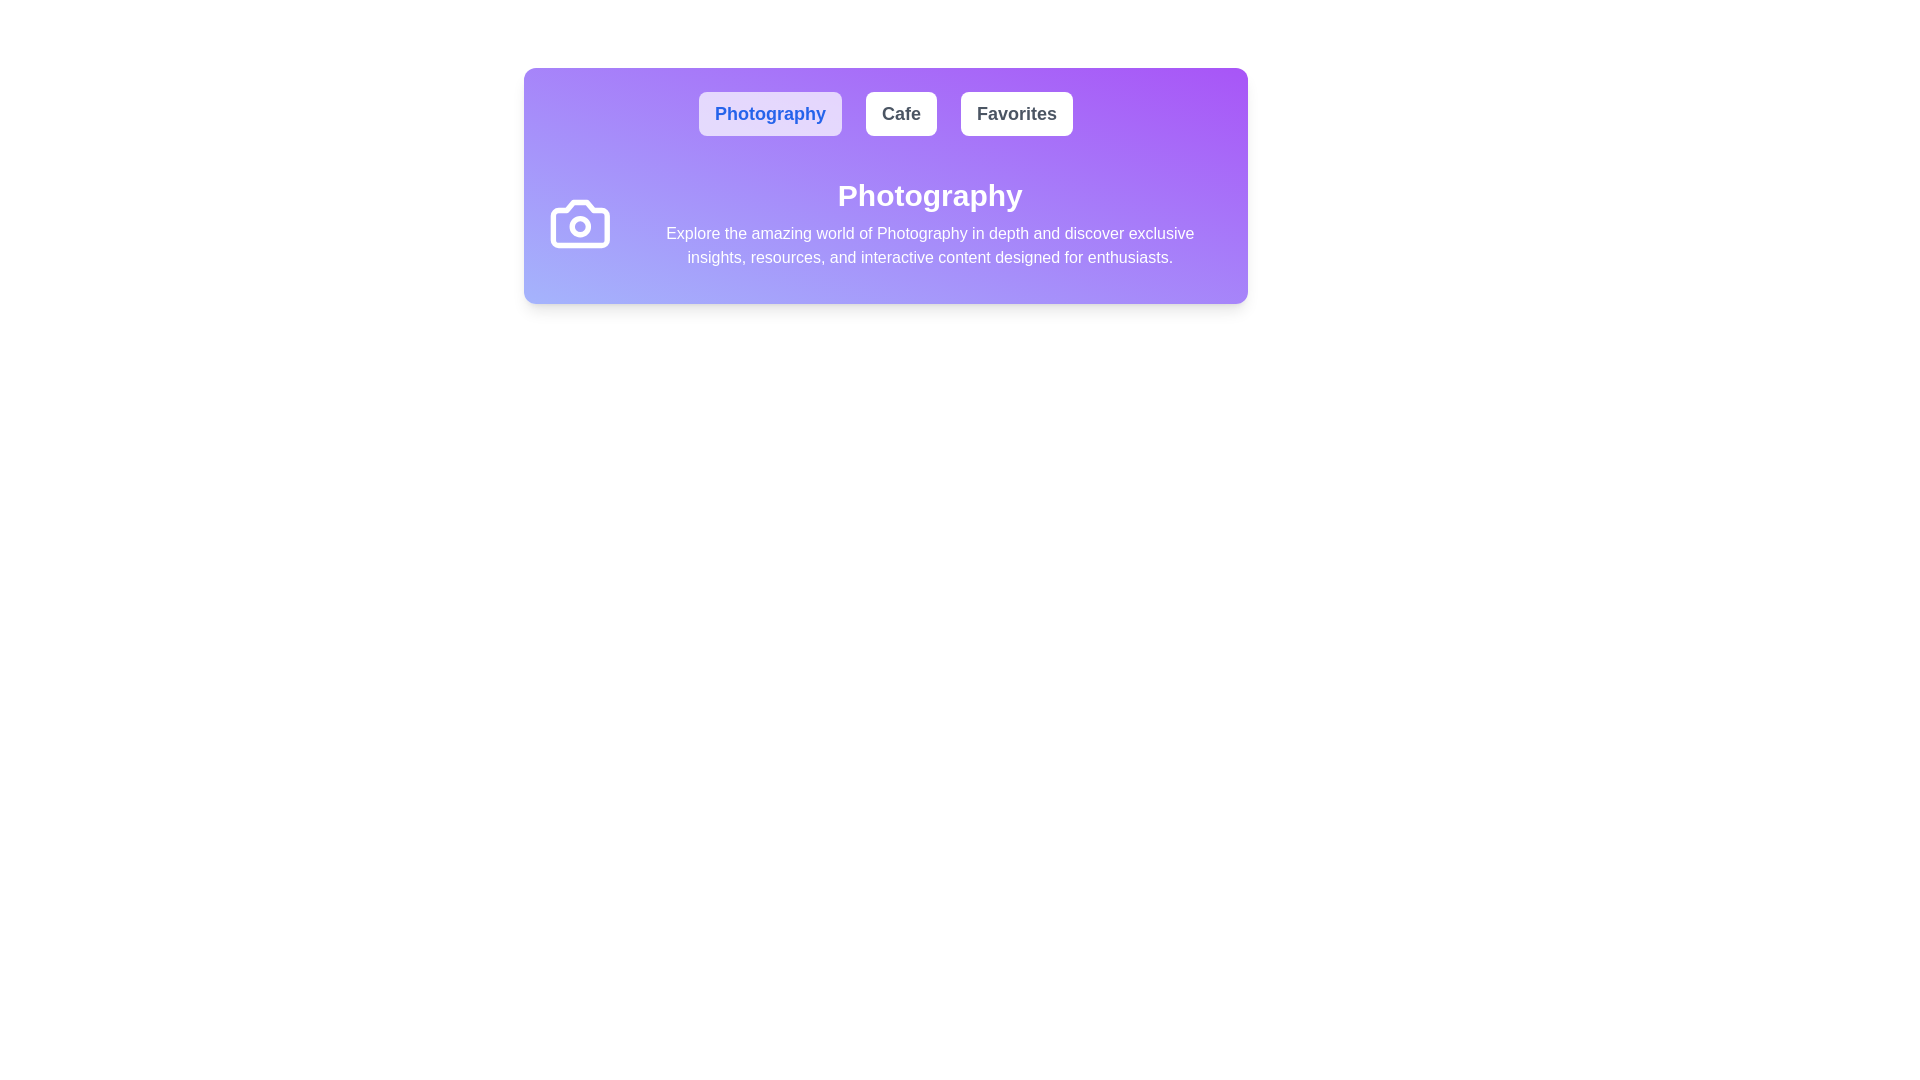  What do you see at coordinates (885, 185) in the screenshot?
I see `the buttons in the informational banner and navigation aid located at the upper-middle part of the interface to receive visual feedback` at bounding box center [885, 185].